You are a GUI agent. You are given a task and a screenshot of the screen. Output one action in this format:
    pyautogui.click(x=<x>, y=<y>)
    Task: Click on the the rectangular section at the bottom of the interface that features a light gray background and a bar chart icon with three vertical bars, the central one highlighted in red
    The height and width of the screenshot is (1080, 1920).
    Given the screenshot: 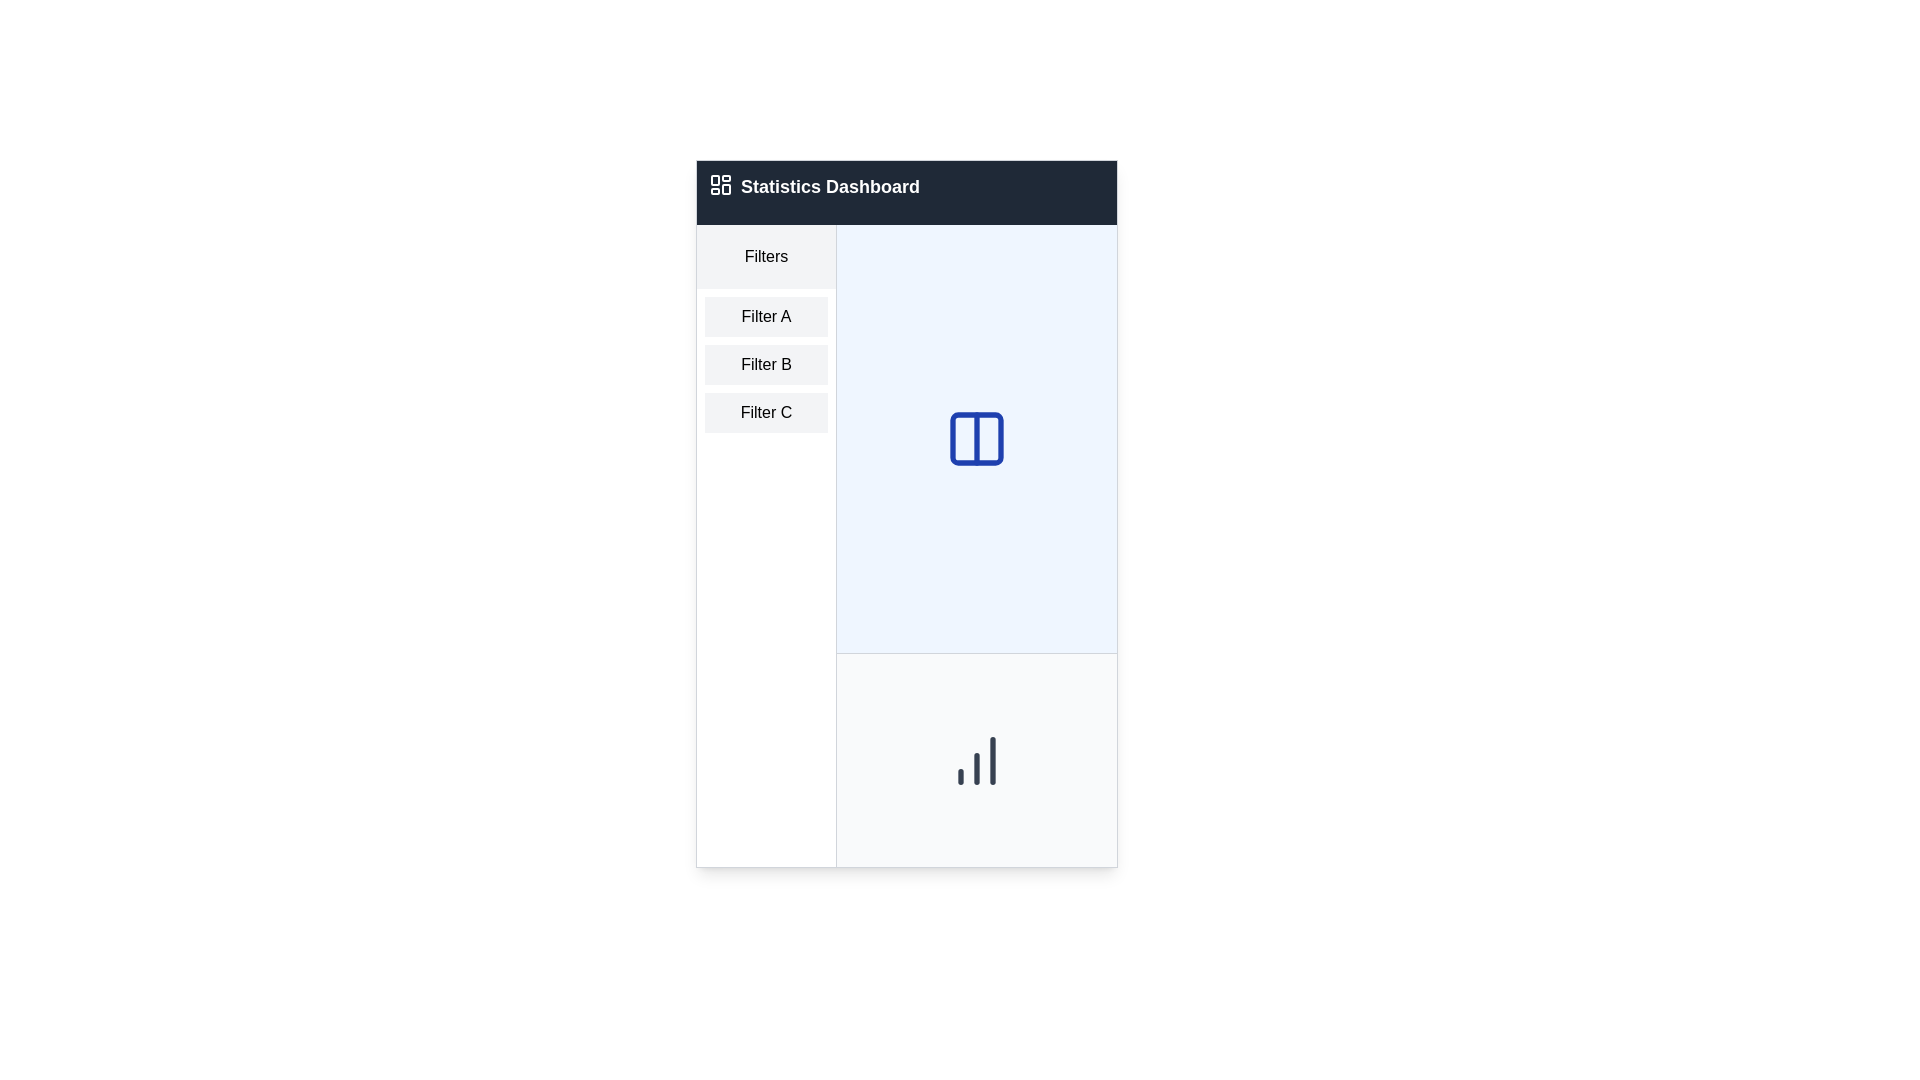 What is the action you would take?
    pyautogui.click(x=976, y=759)
    